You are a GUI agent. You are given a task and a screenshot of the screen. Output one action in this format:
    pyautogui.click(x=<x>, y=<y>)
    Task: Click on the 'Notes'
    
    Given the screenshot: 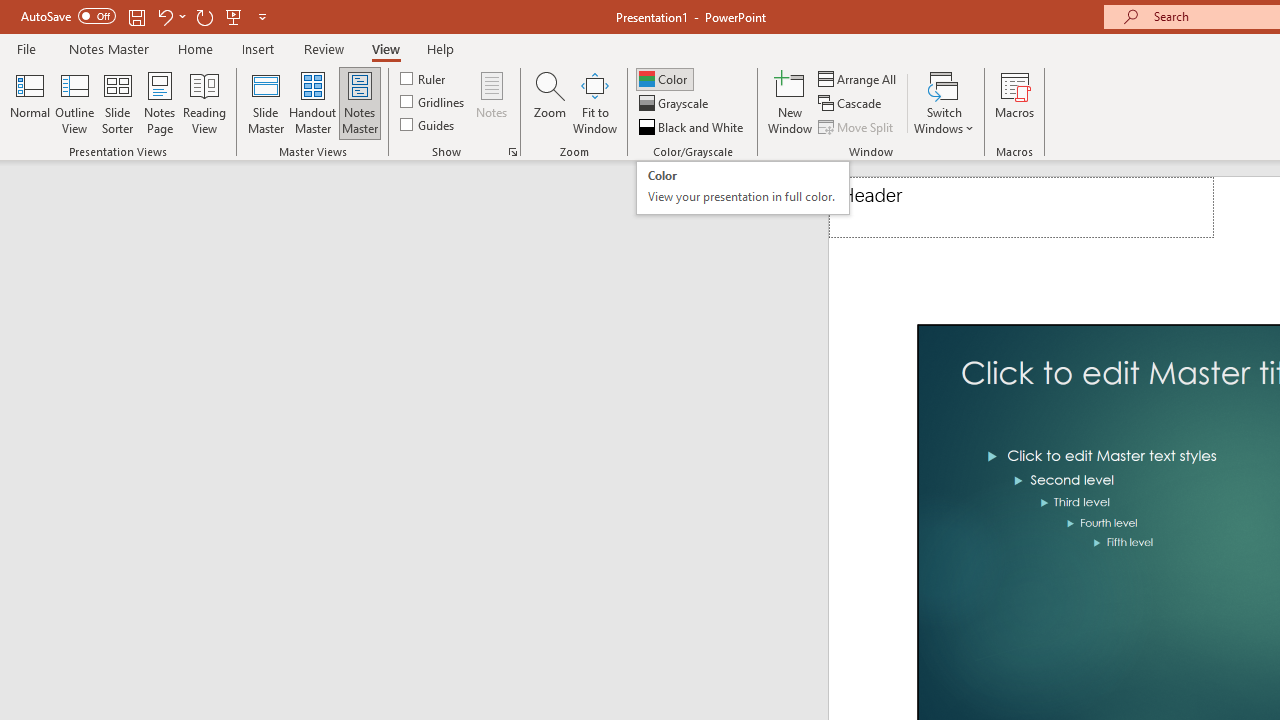 What is the action you would take?
    pyautogui.click(x=492, y=103)
    